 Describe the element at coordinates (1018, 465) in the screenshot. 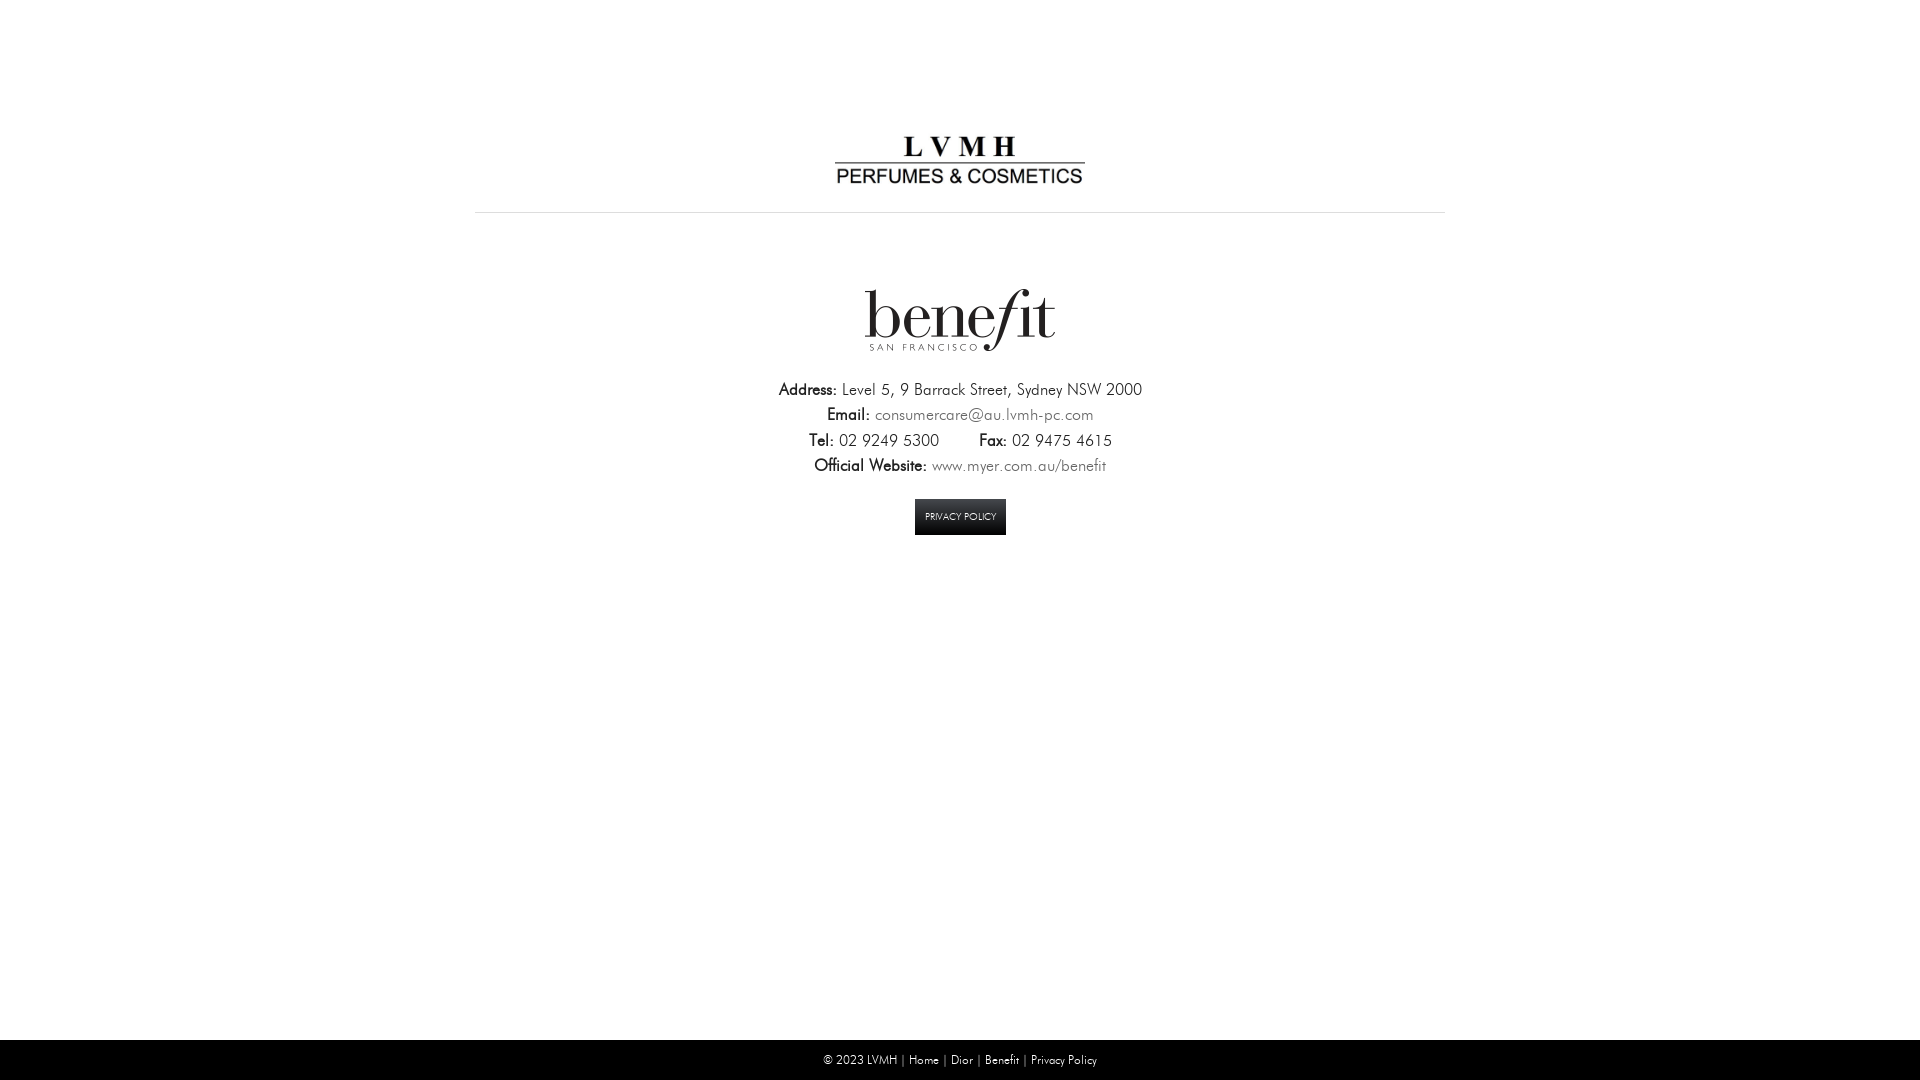

I see `'www.myer.com.au/benefit'` at that location.